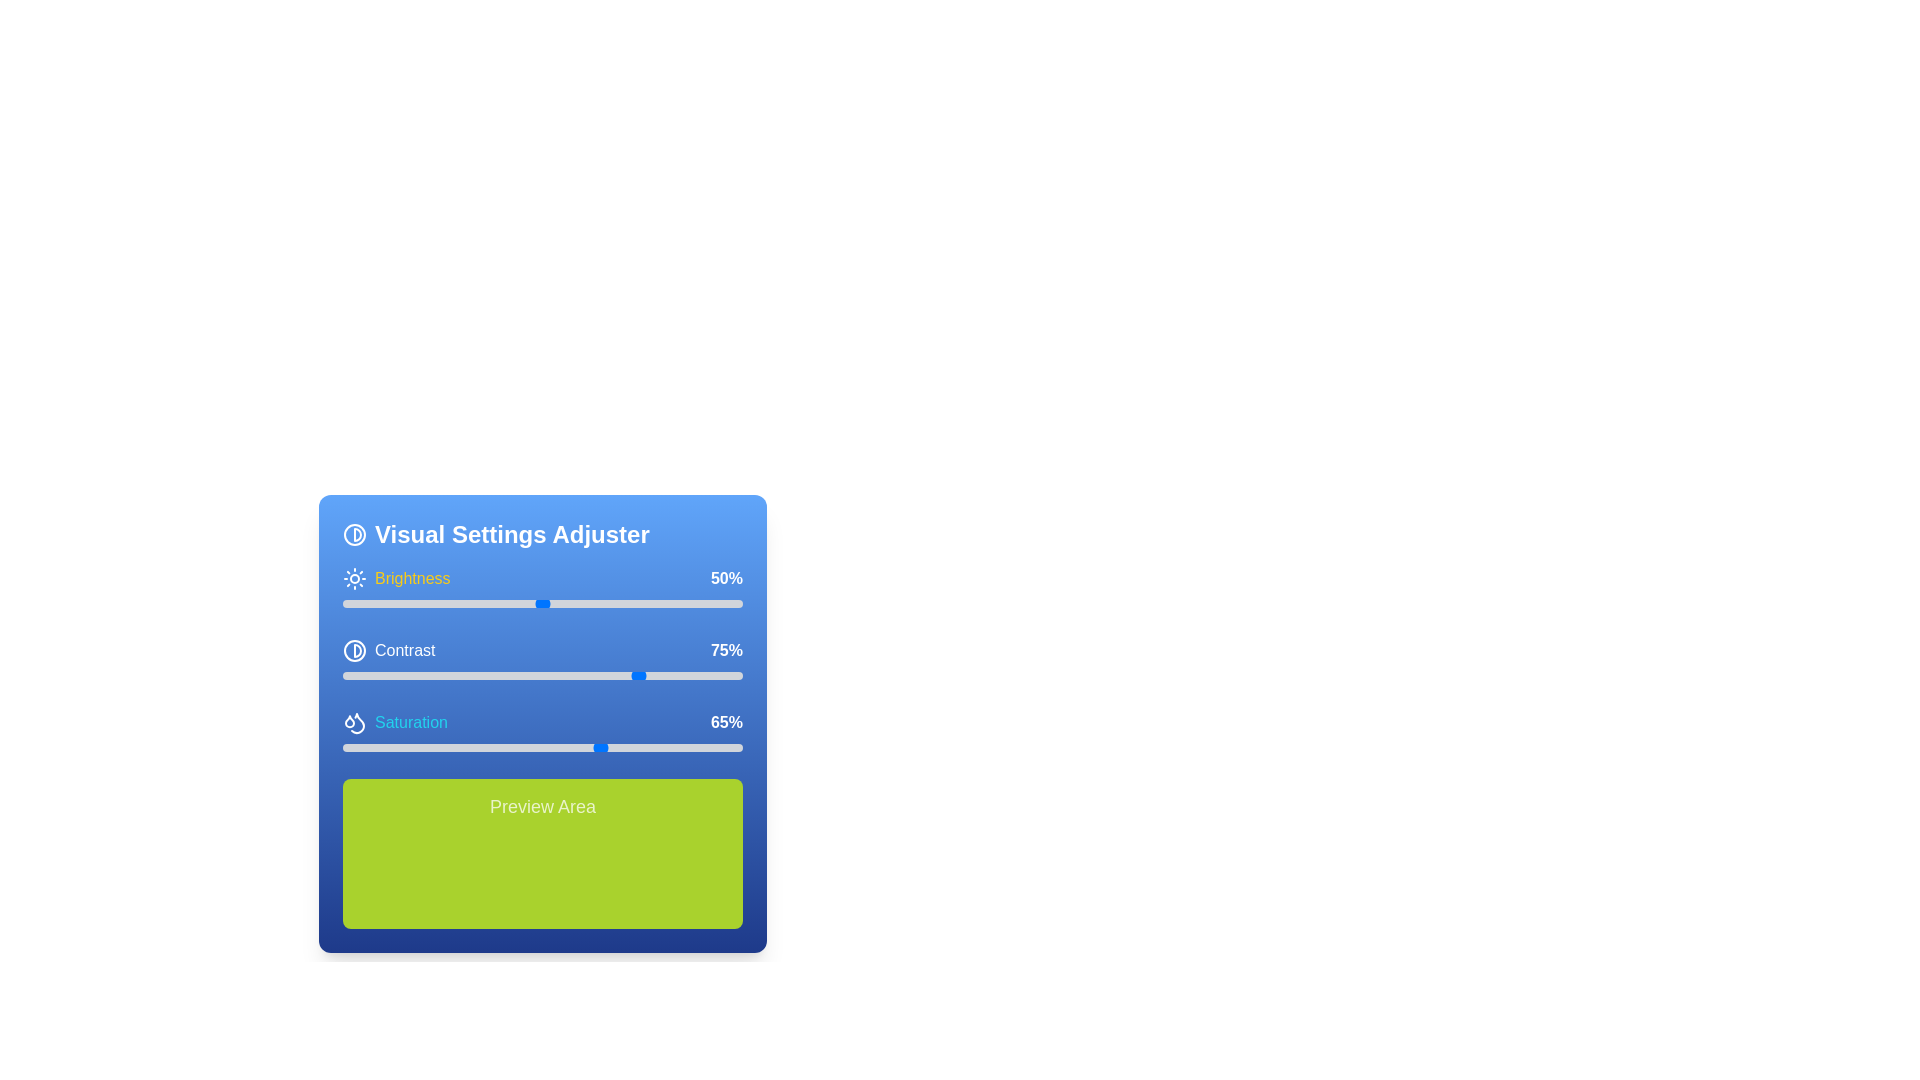 The width and height of the screenshot is (1920, 1080). I want to click on the brightness, so click(390, 603).